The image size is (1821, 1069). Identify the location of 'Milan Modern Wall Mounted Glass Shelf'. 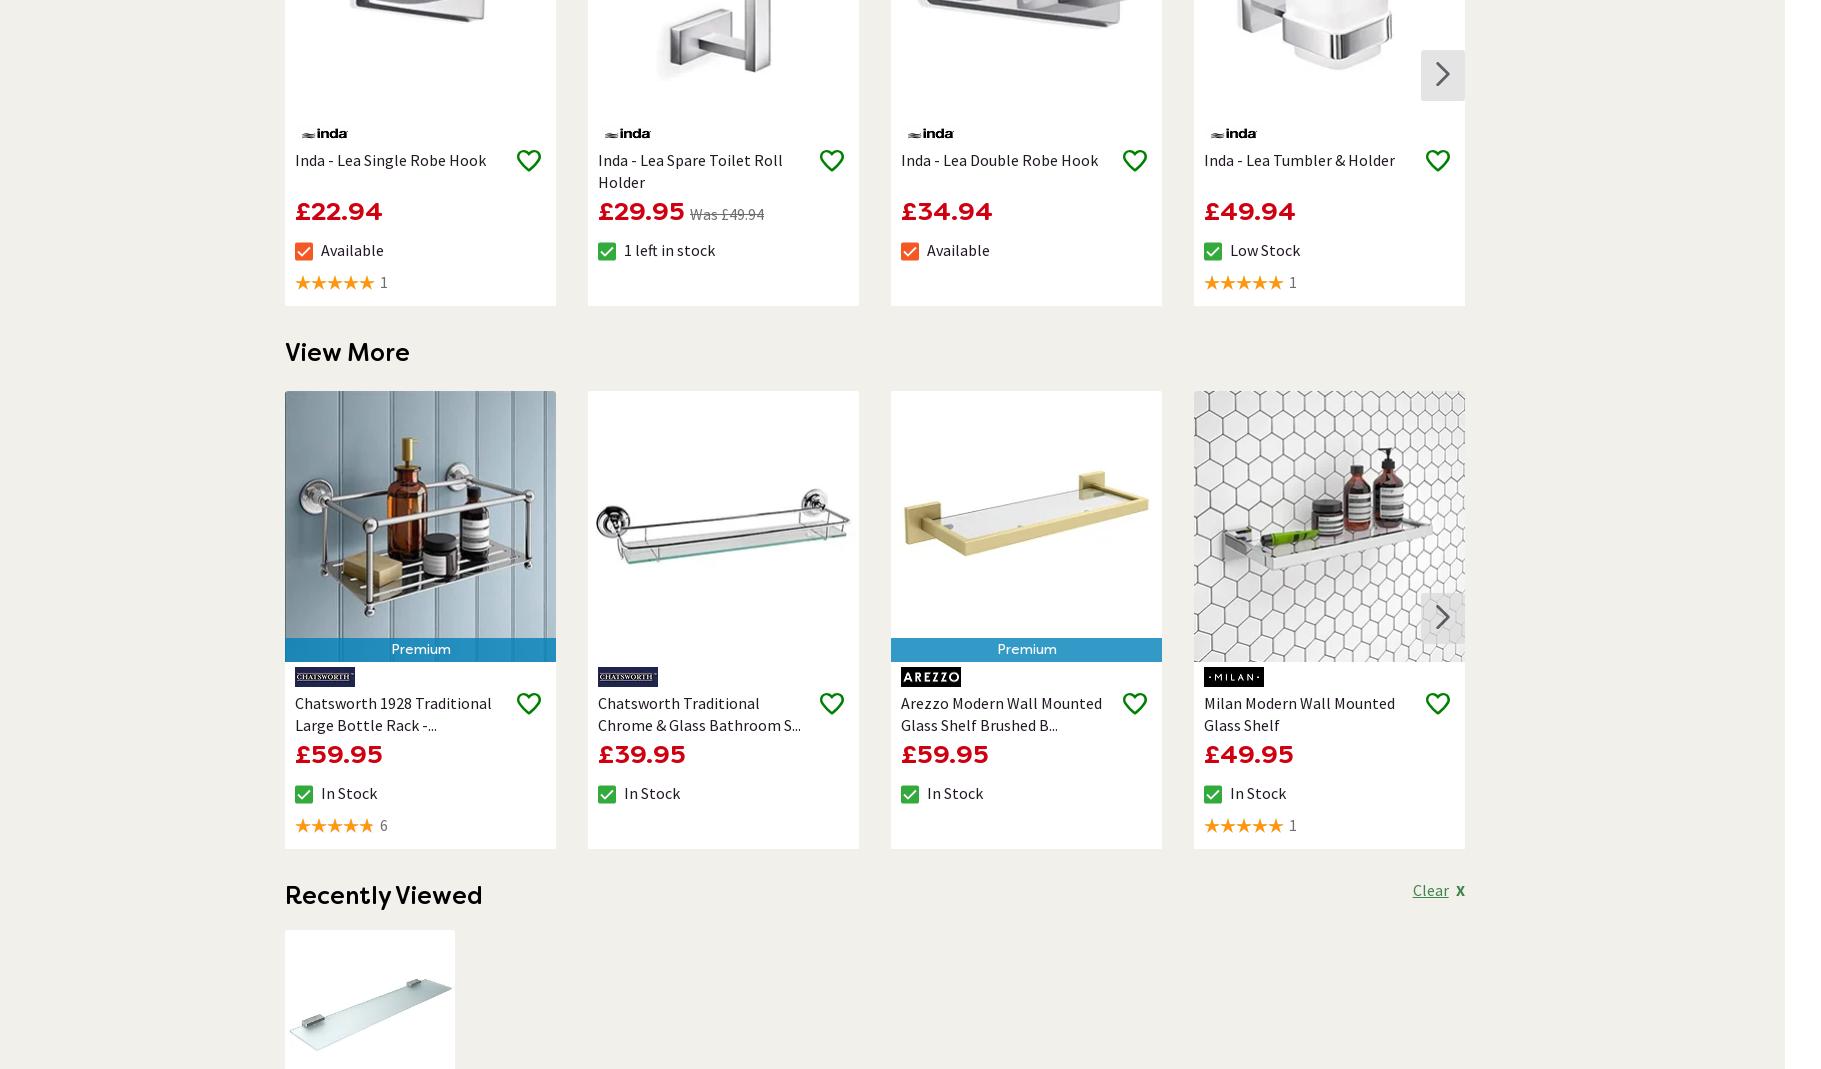
(1298, 712).